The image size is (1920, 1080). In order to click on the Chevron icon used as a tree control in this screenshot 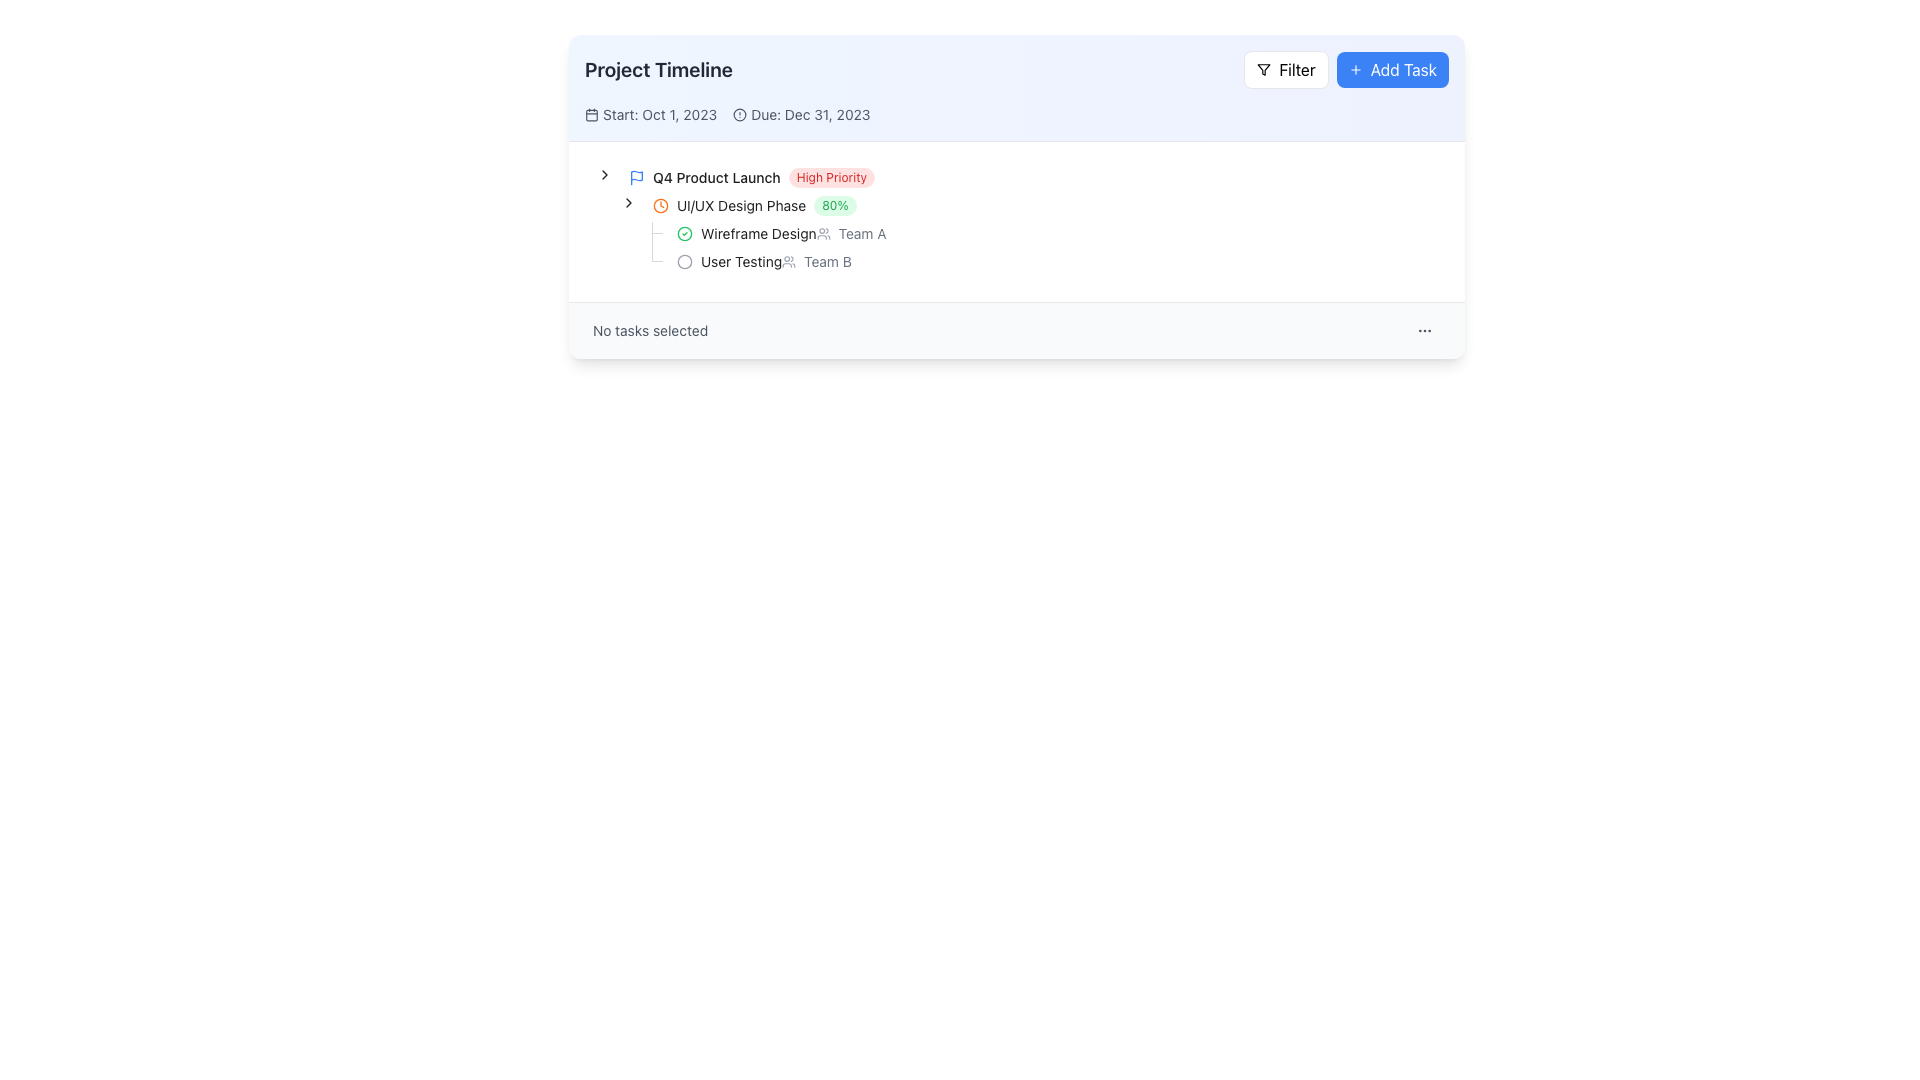, I will do `click(603, 173)`.